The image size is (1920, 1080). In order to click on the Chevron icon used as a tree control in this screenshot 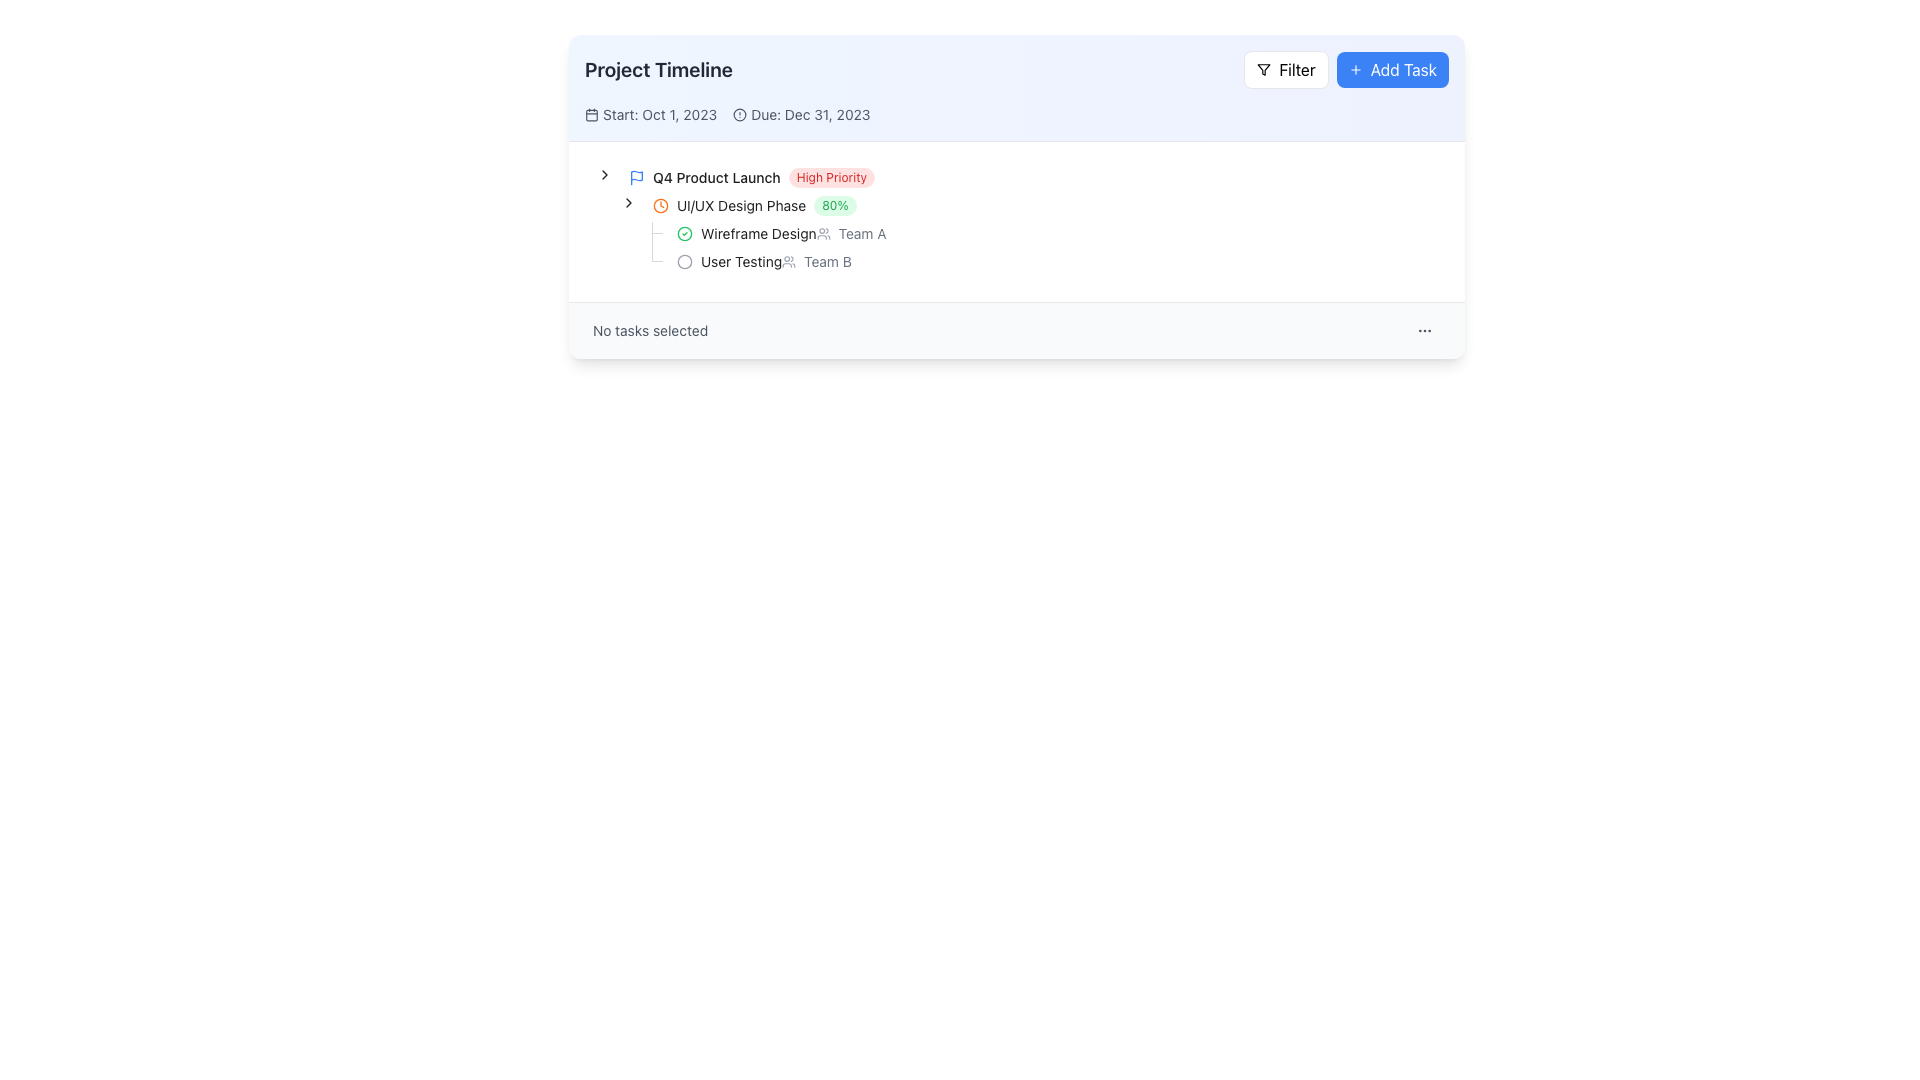, I will do `click(603, 173)`.